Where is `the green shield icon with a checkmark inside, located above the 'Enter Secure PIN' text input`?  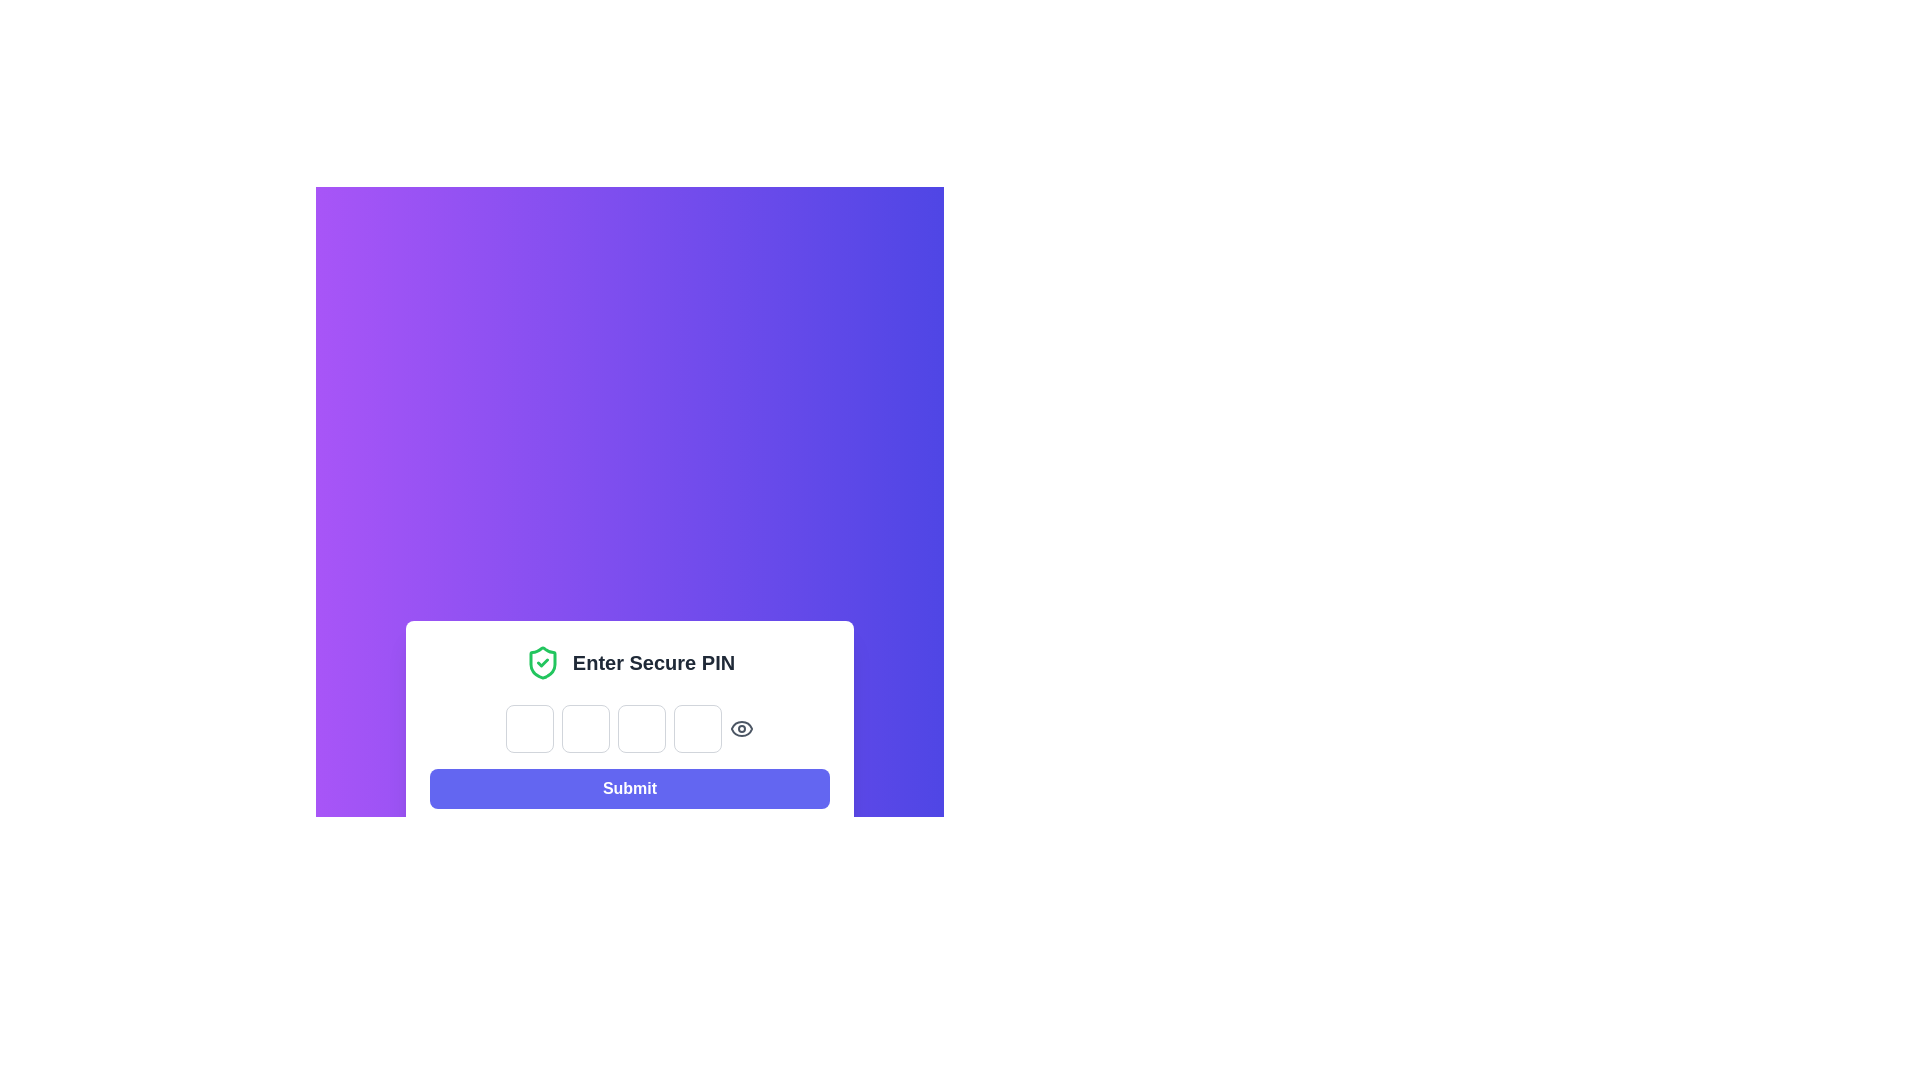
the green shield icon with a checkmark inside, located above the 'Enter Secure PIN' text input is located at coordinates (542, 663).